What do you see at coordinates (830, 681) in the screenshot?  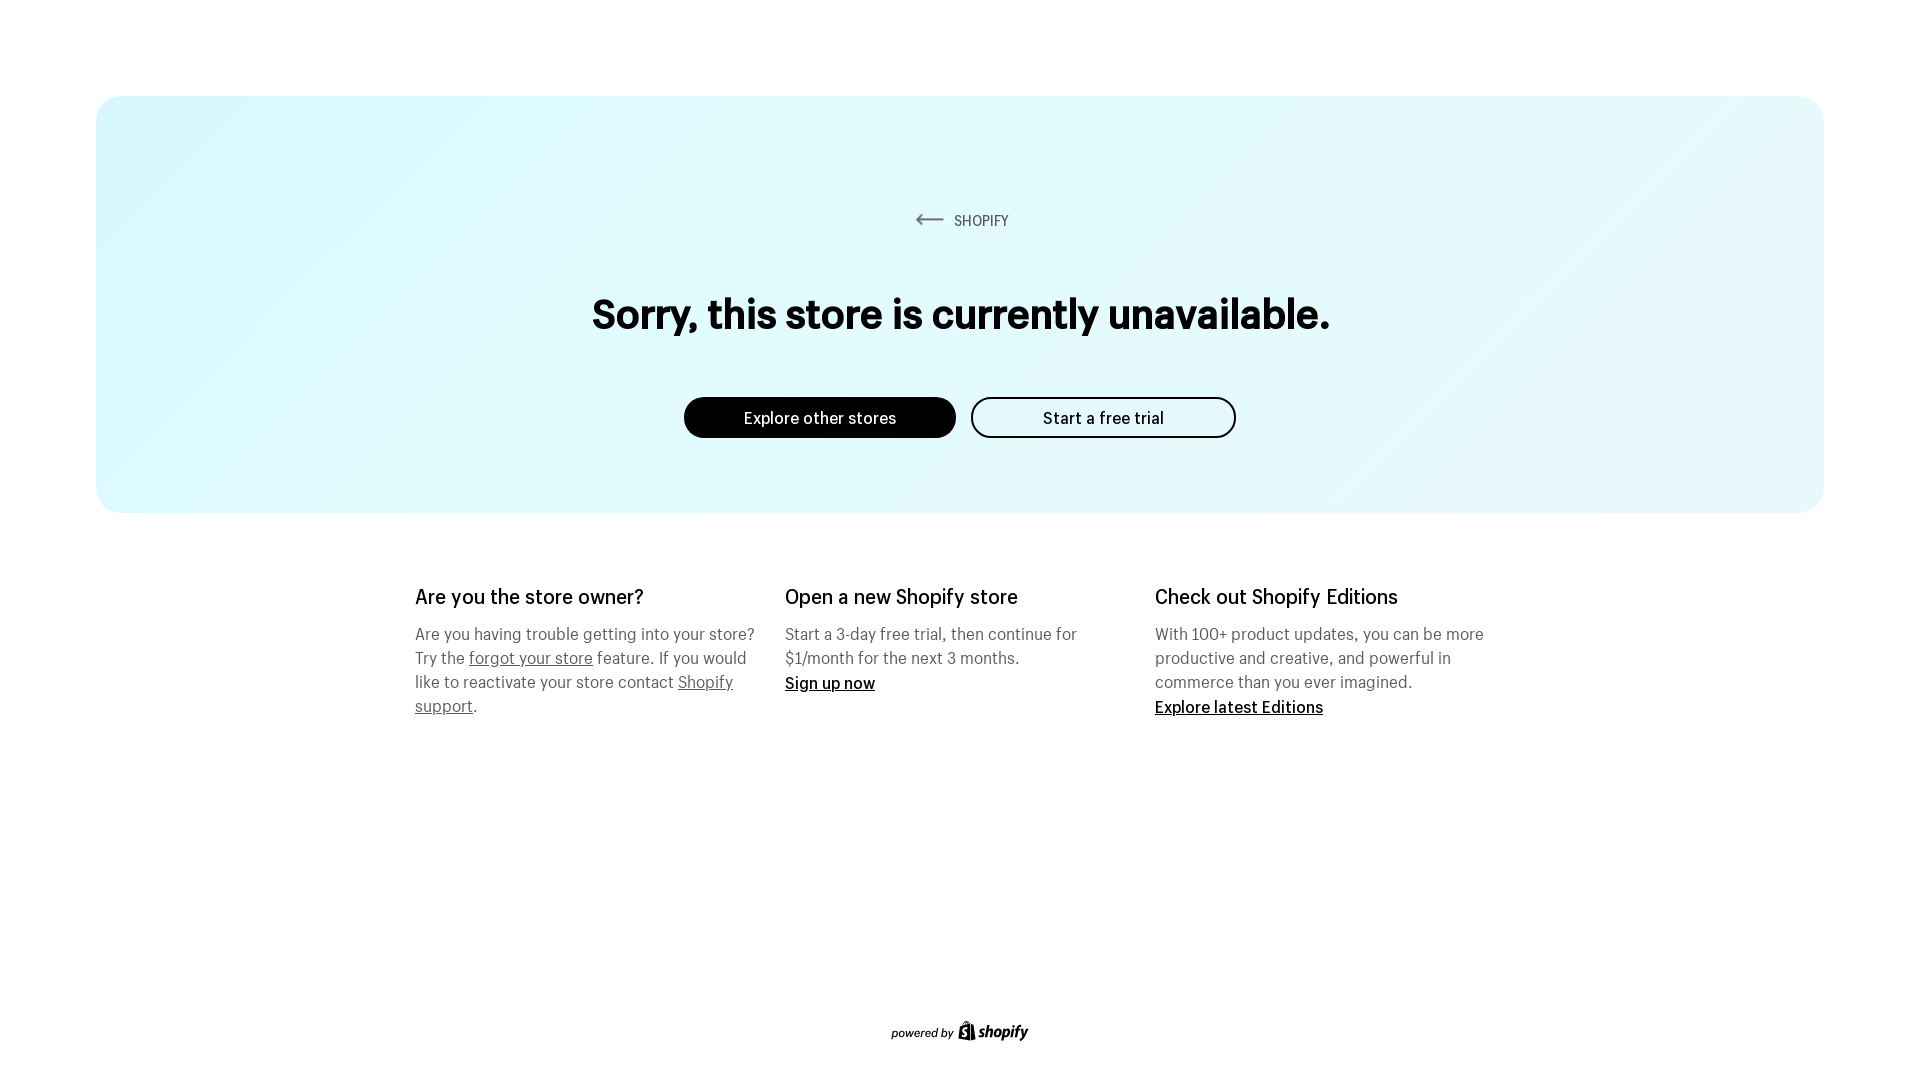 I see `'Sign up now'` at bounding box center [830, 681].